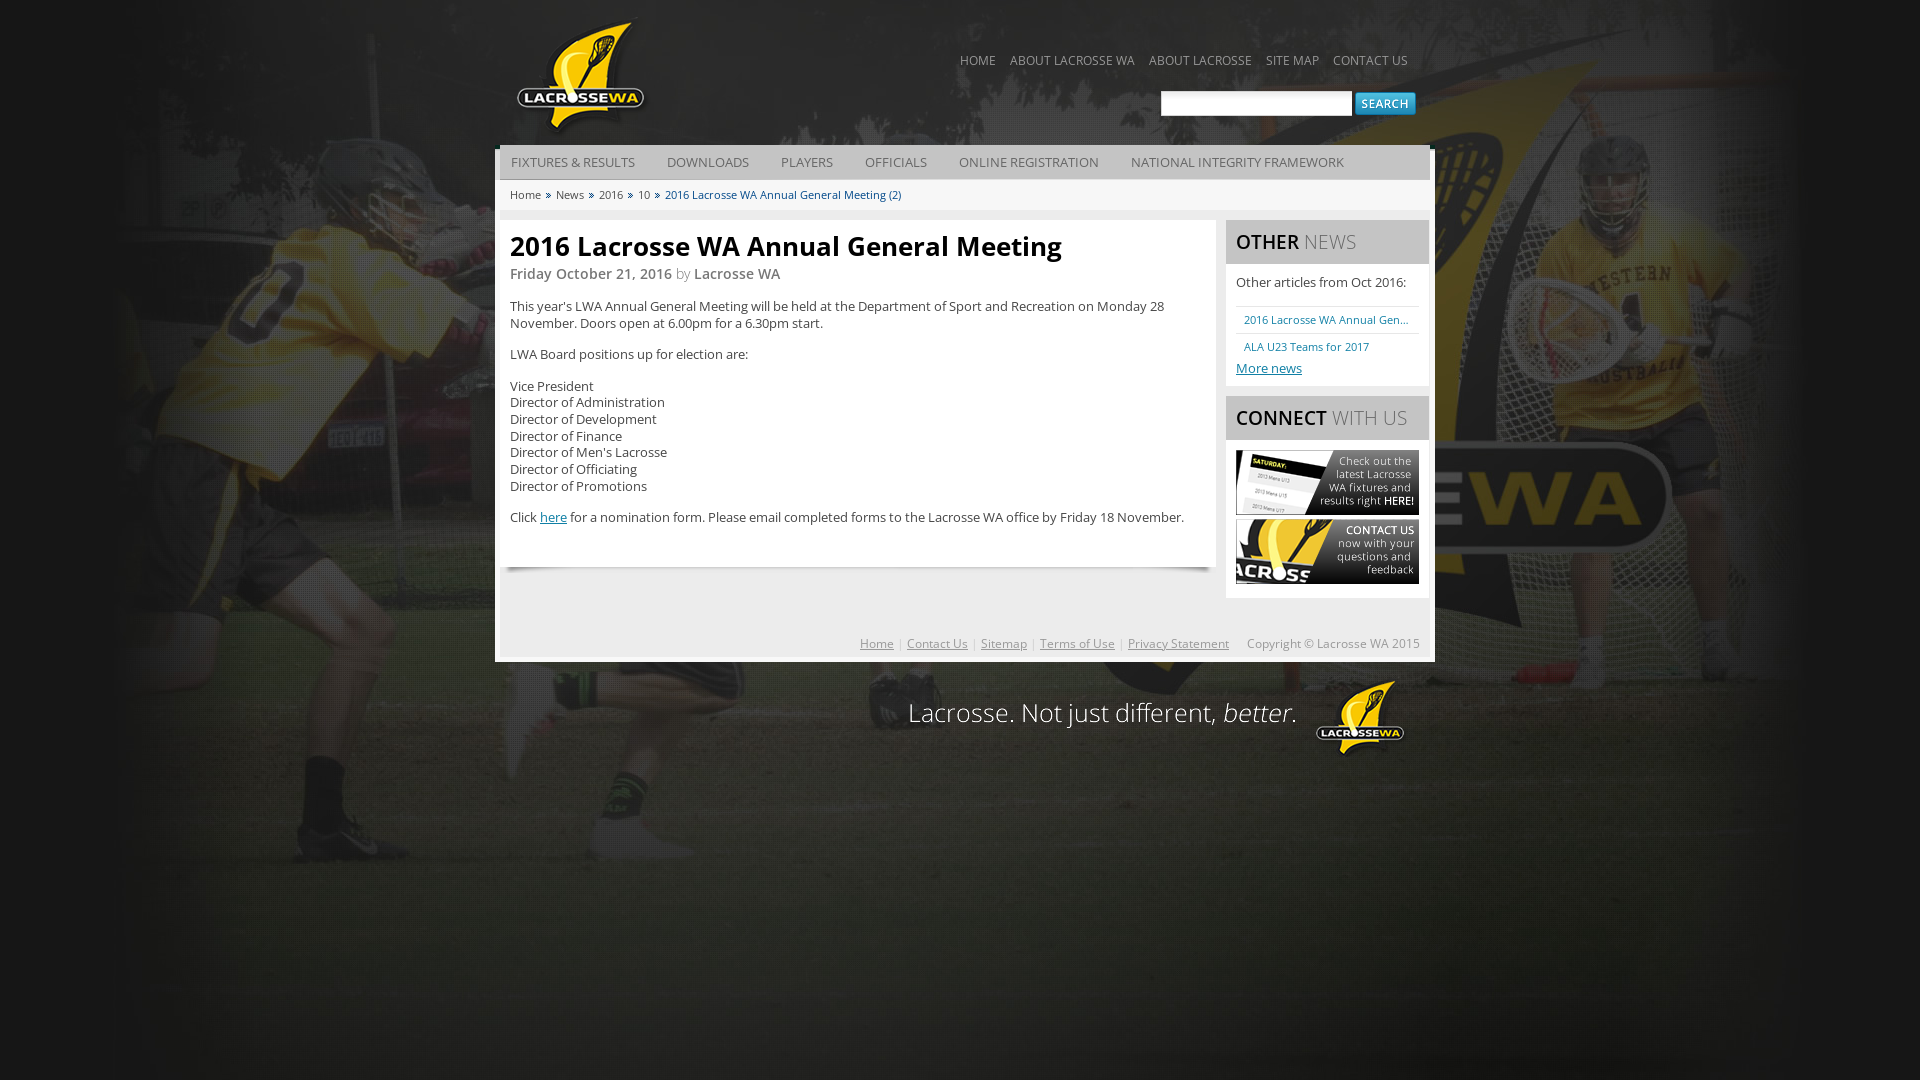 The width and height of the screenshot is (1920, 1080). I want to click on '2016', so click(609, 194).